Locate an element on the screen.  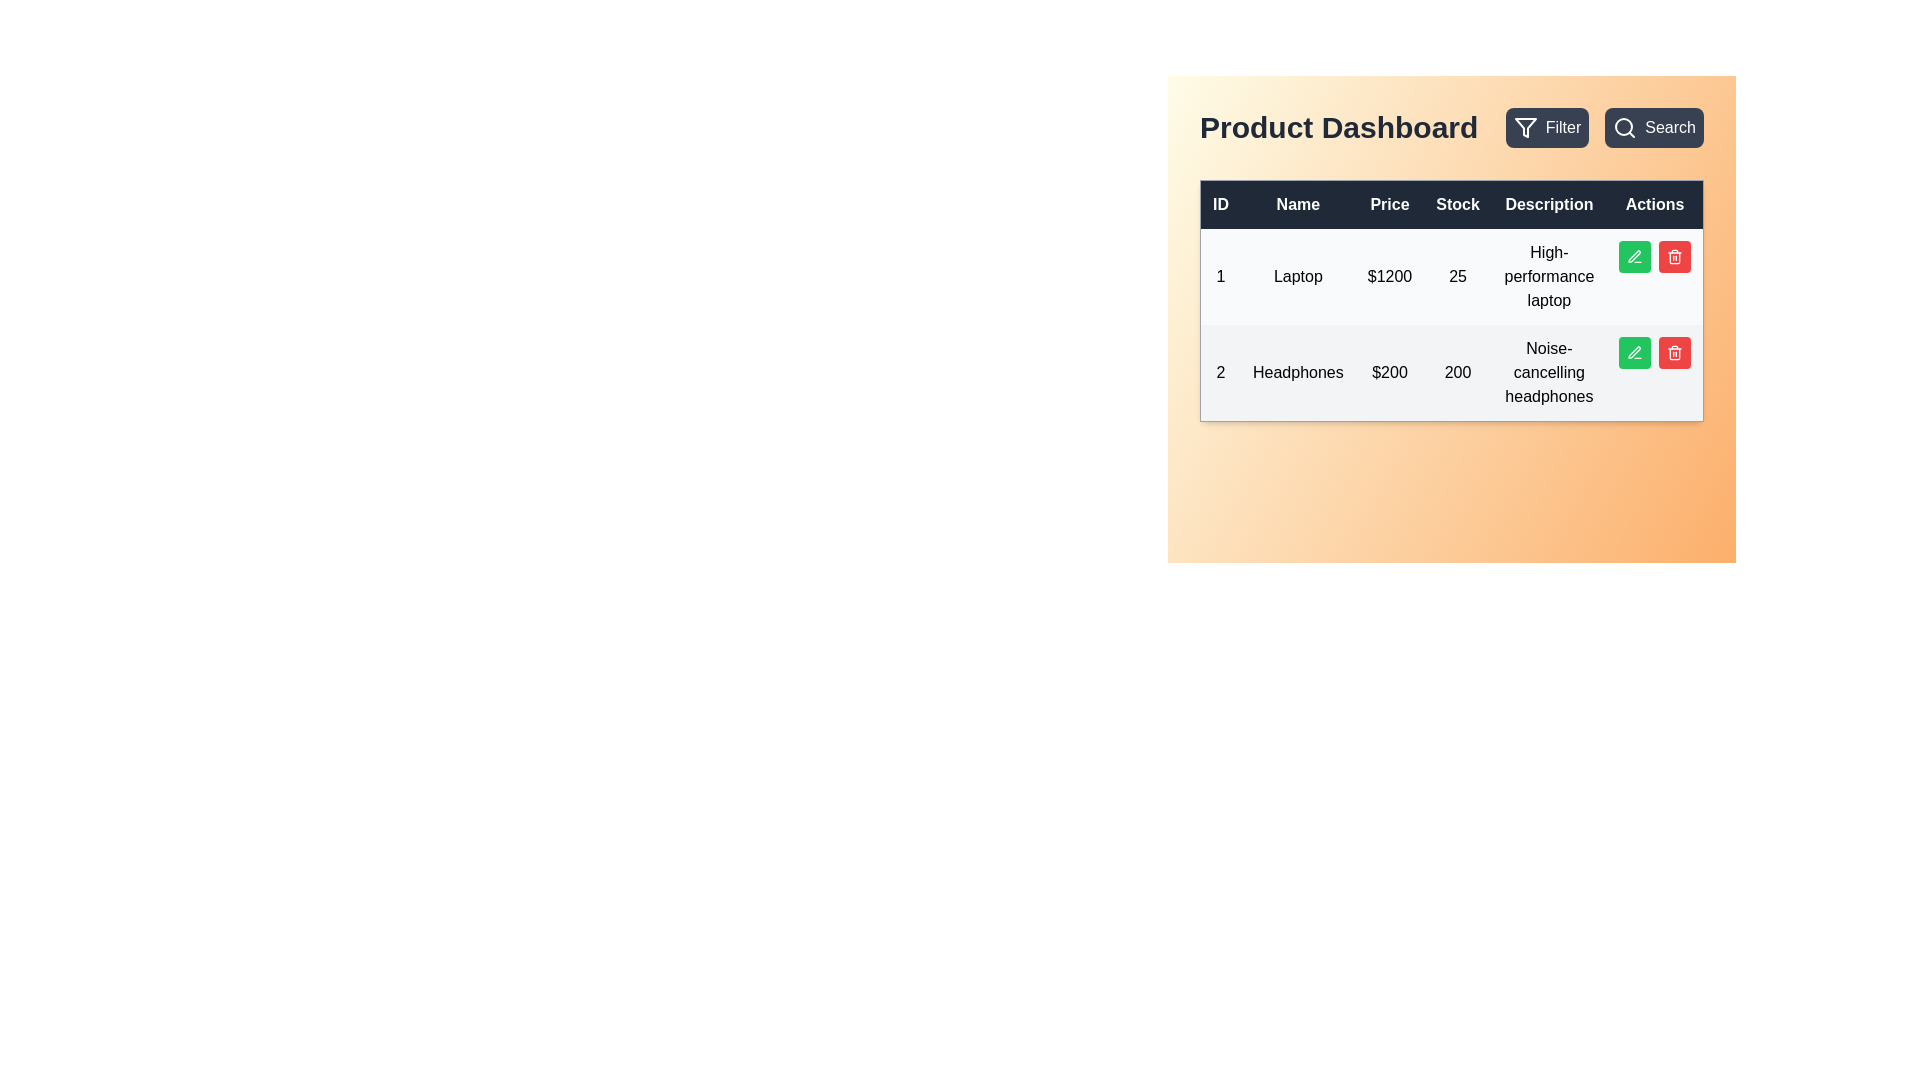
the delete button for the second product in the 'Product Dashboard' table is located at coordinates (1675, 256).